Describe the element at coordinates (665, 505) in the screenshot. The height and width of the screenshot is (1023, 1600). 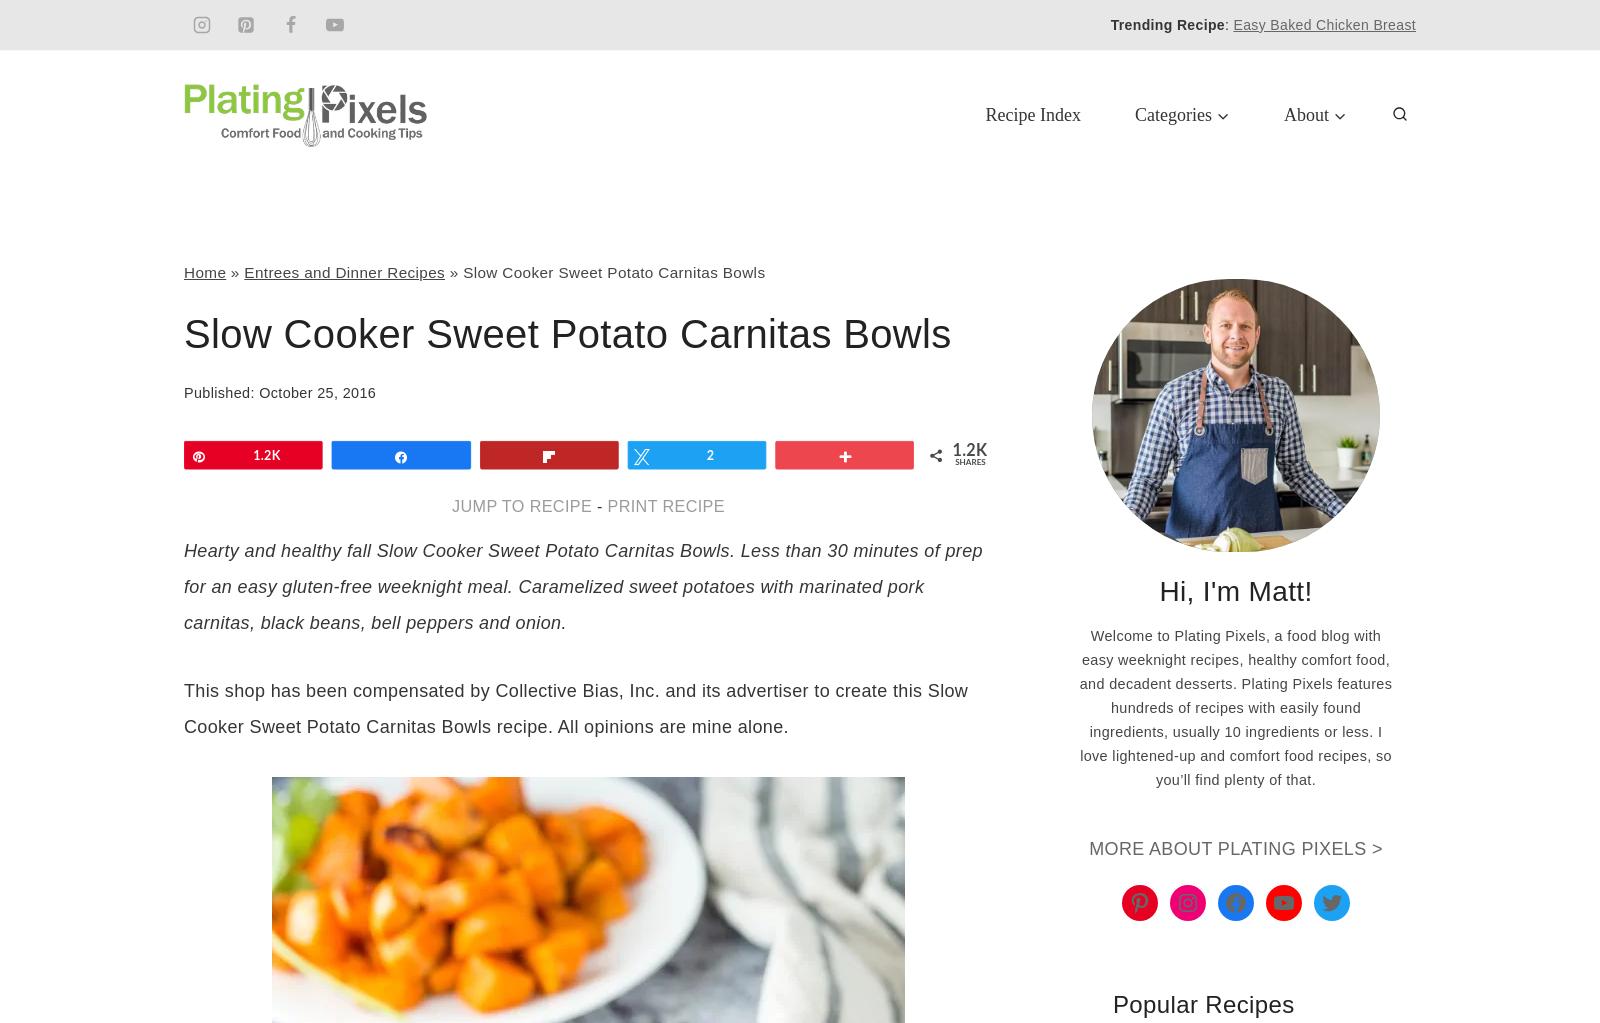
I see `'PRINT RECIPE'` at that location.